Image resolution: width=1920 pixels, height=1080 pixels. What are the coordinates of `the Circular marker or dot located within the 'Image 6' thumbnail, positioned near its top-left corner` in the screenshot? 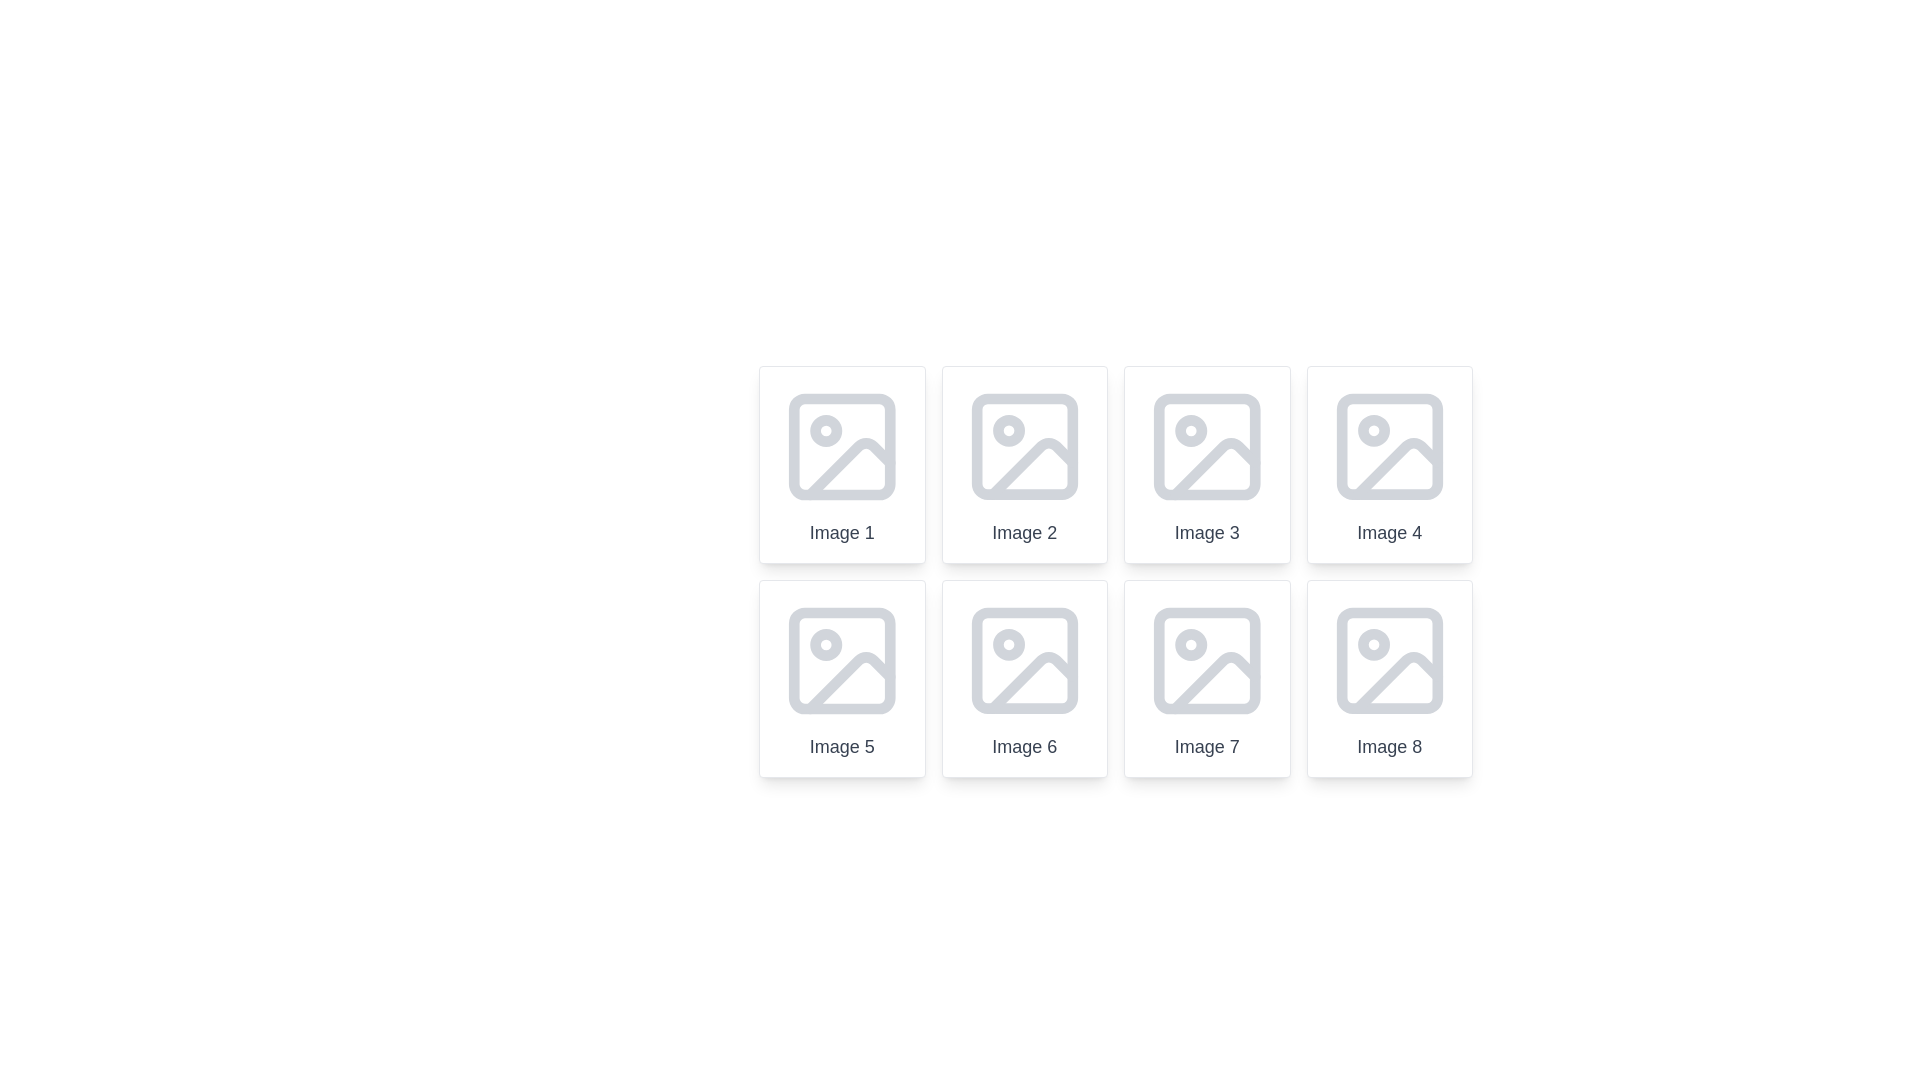 It's located at (1008, 644).